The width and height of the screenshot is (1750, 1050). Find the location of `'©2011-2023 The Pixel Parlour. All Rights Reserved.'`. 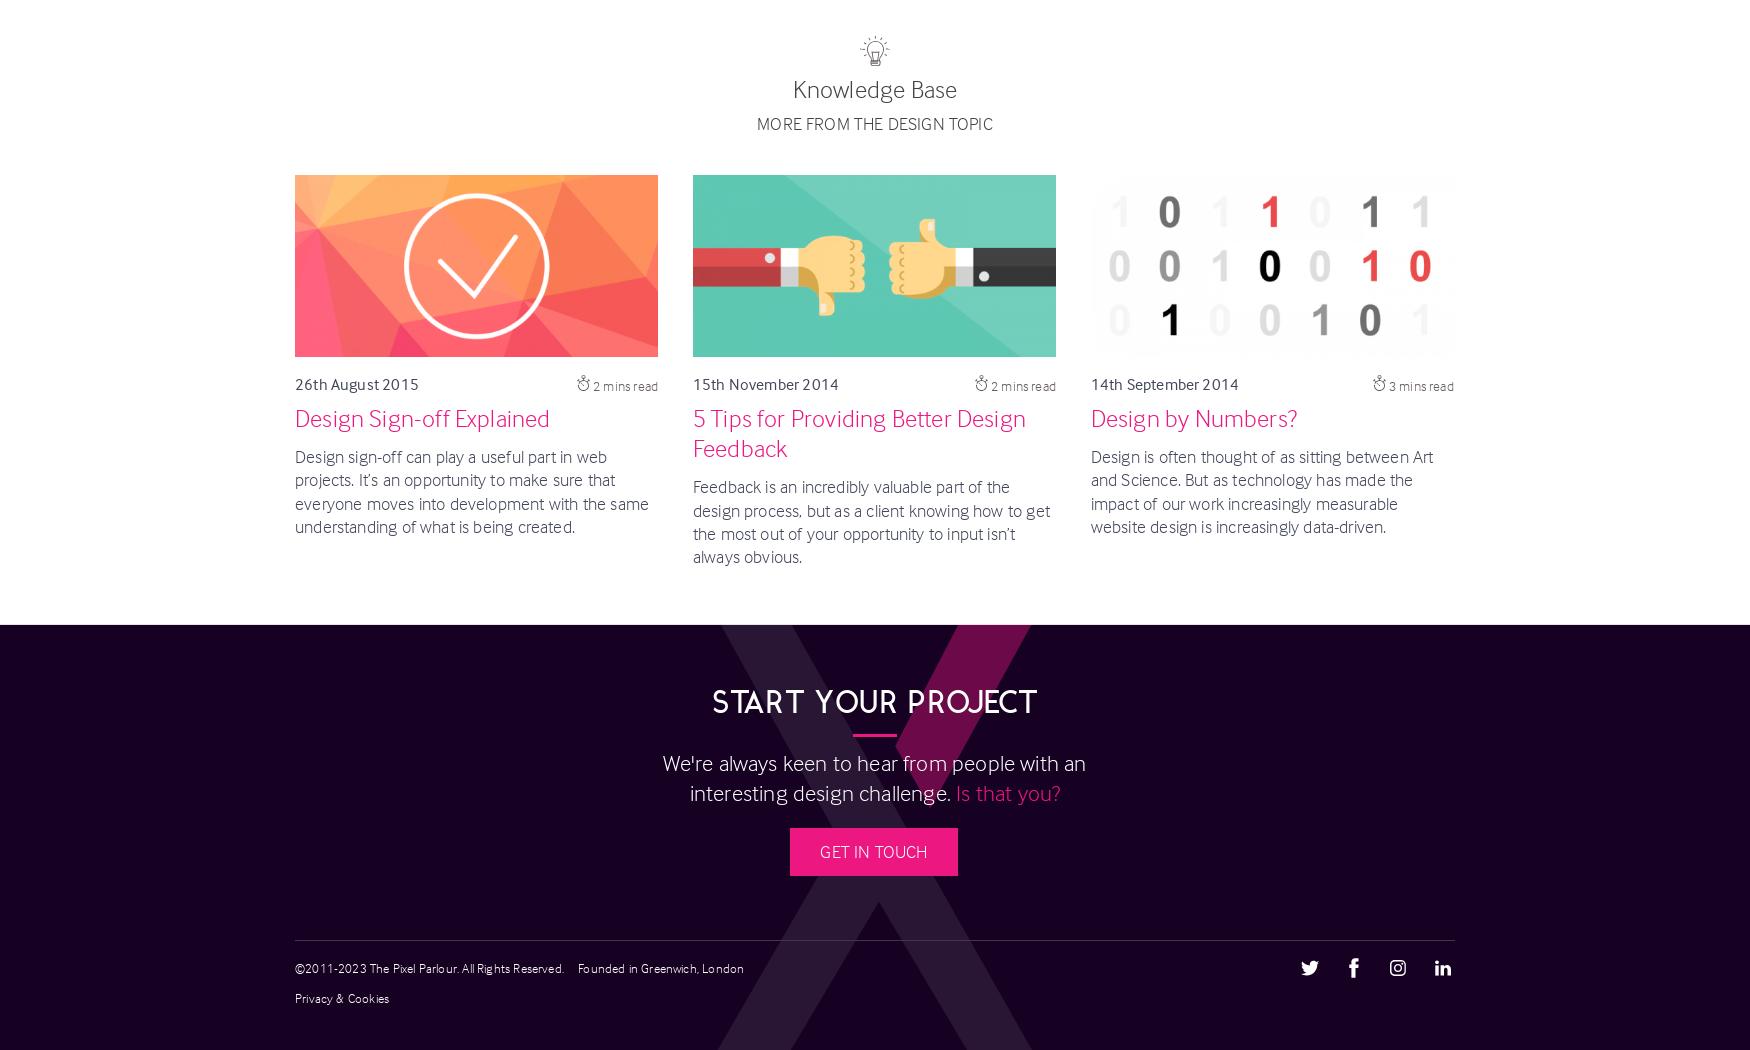

'©2011-2023 The Pixel Parlour. All Rights Reserved.' is located at coordinates (294, 966).